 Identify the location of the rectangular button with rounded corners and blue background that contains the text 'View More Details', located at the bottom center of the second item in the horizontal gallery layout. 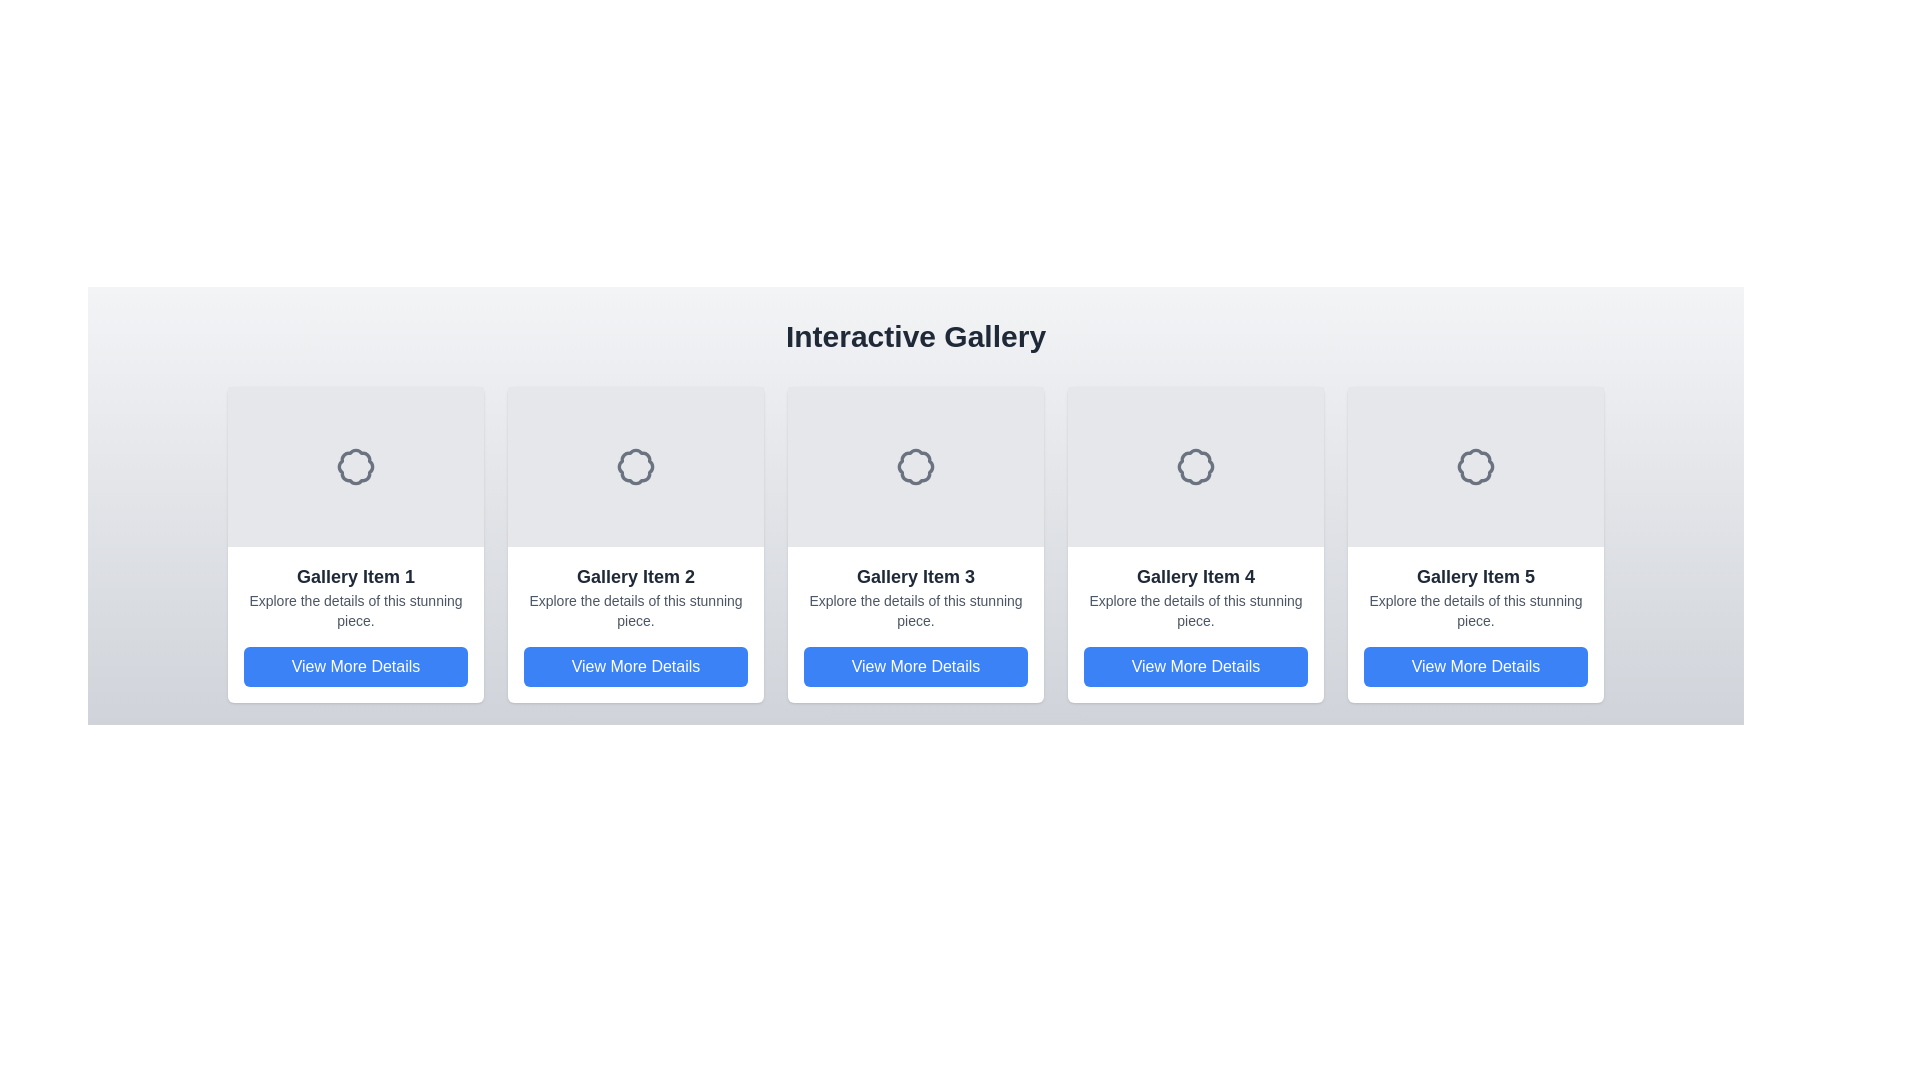
(634, 667).